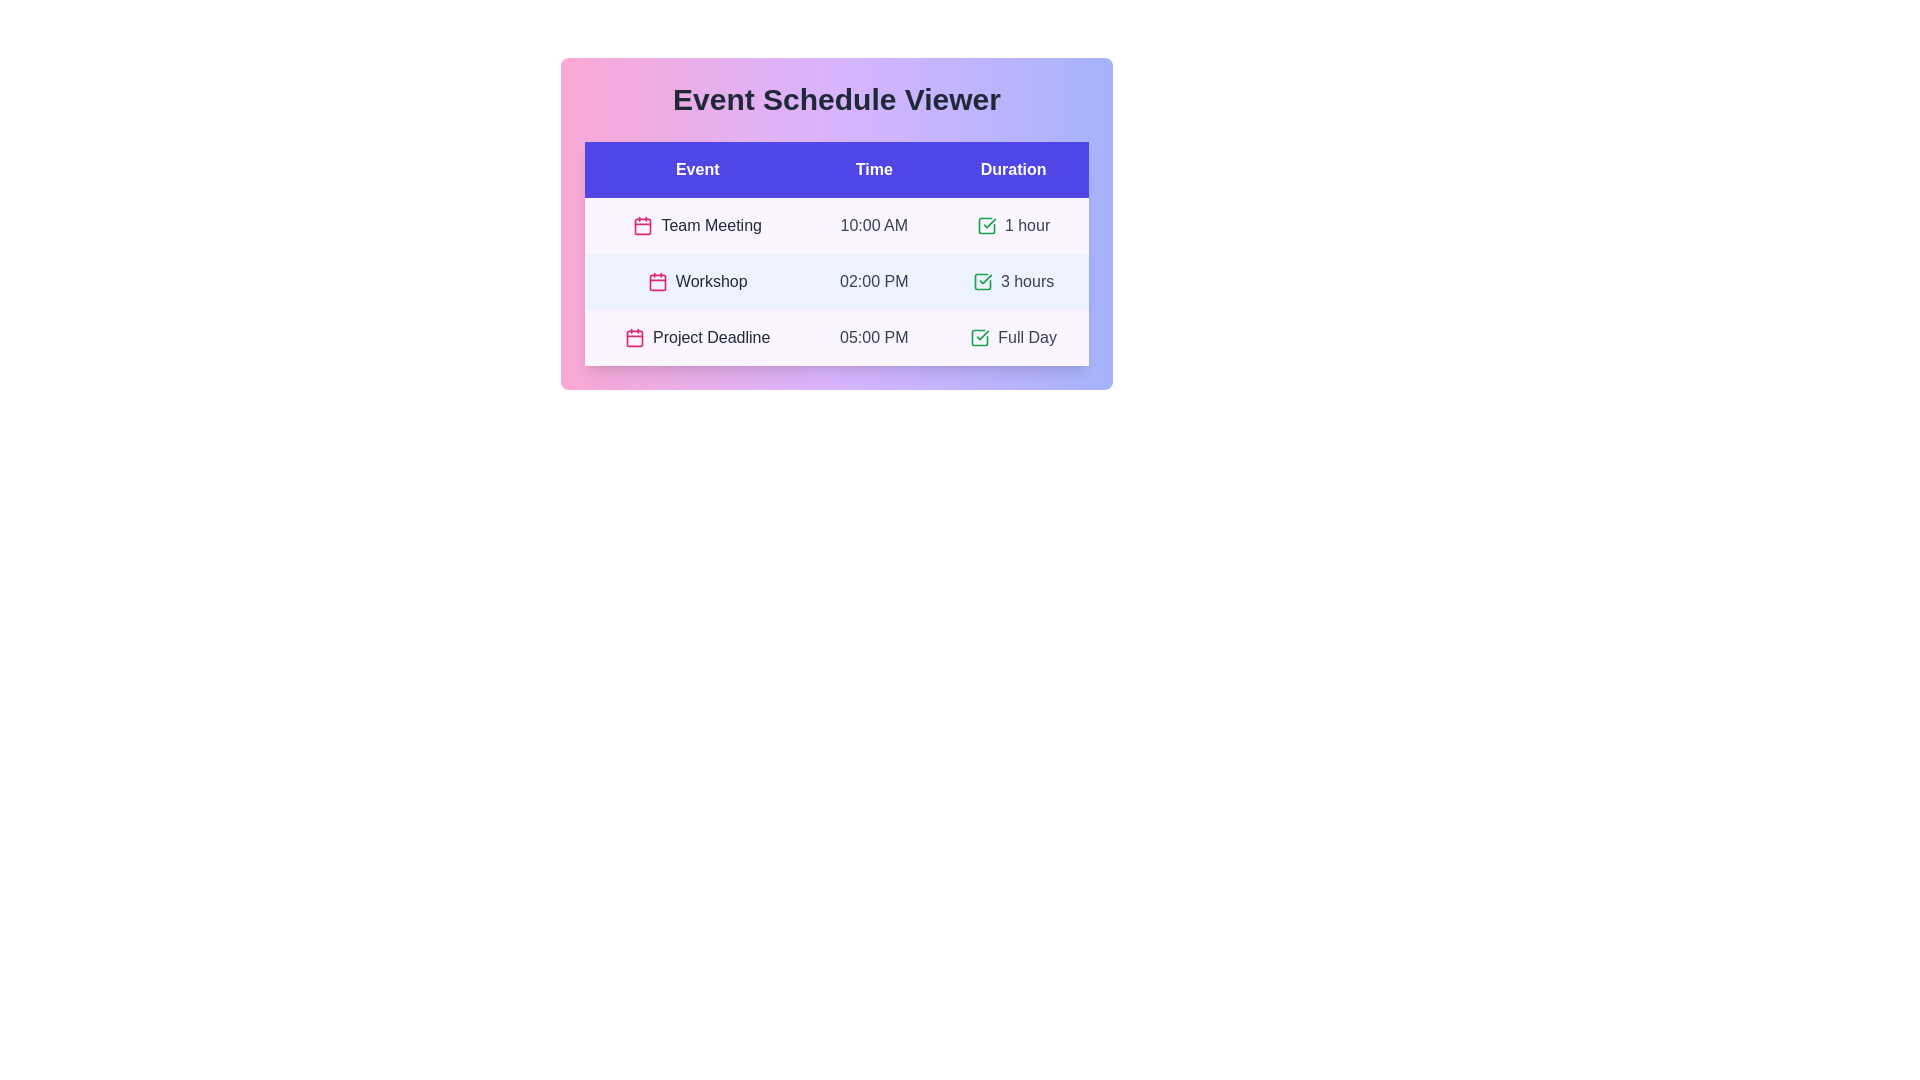 This screenshot has width=1920, height=1080. Describe the element at coordinates (836, 281) in the screenshot. I see `the event row corresponding to Workshop` at that location.